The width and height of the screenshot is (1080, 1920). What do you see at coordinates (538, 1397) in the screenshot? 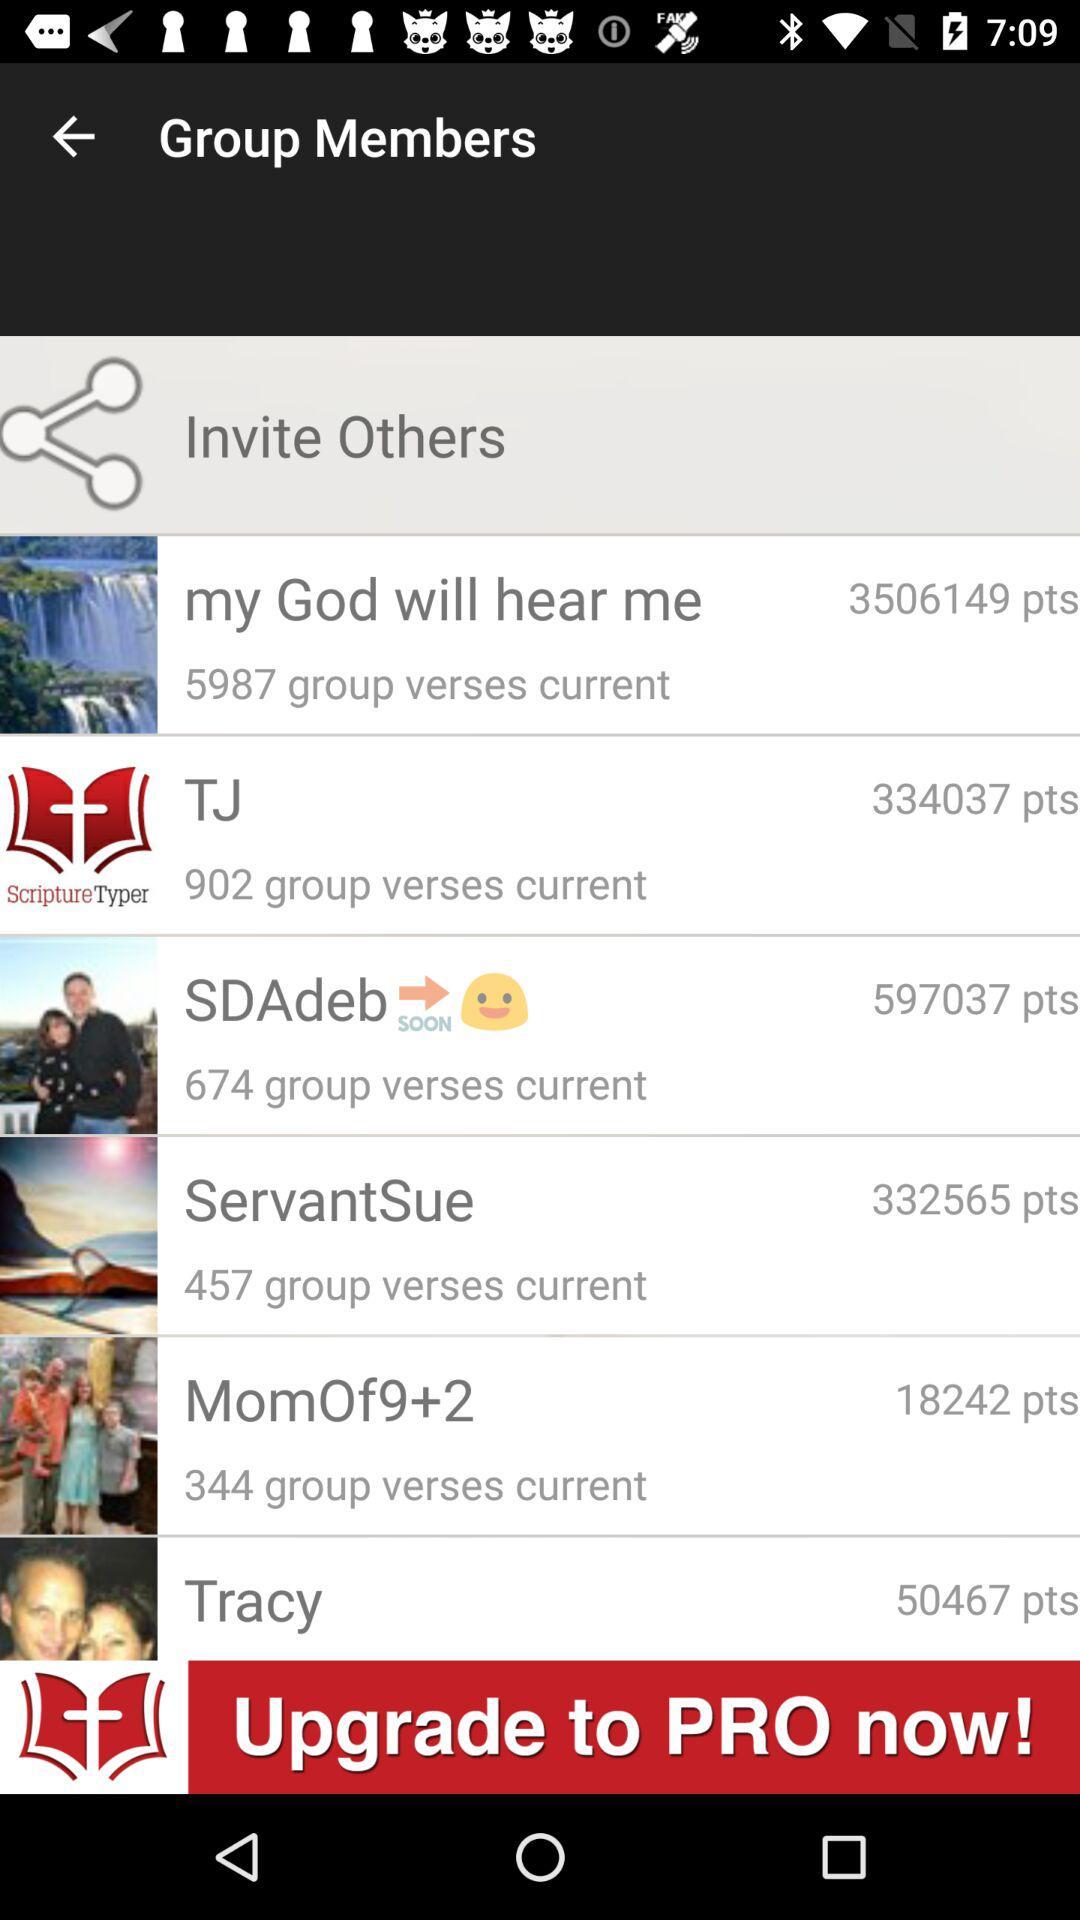
I see `the icon next to the 18242 pts app` at bounding box center [538, 1397].